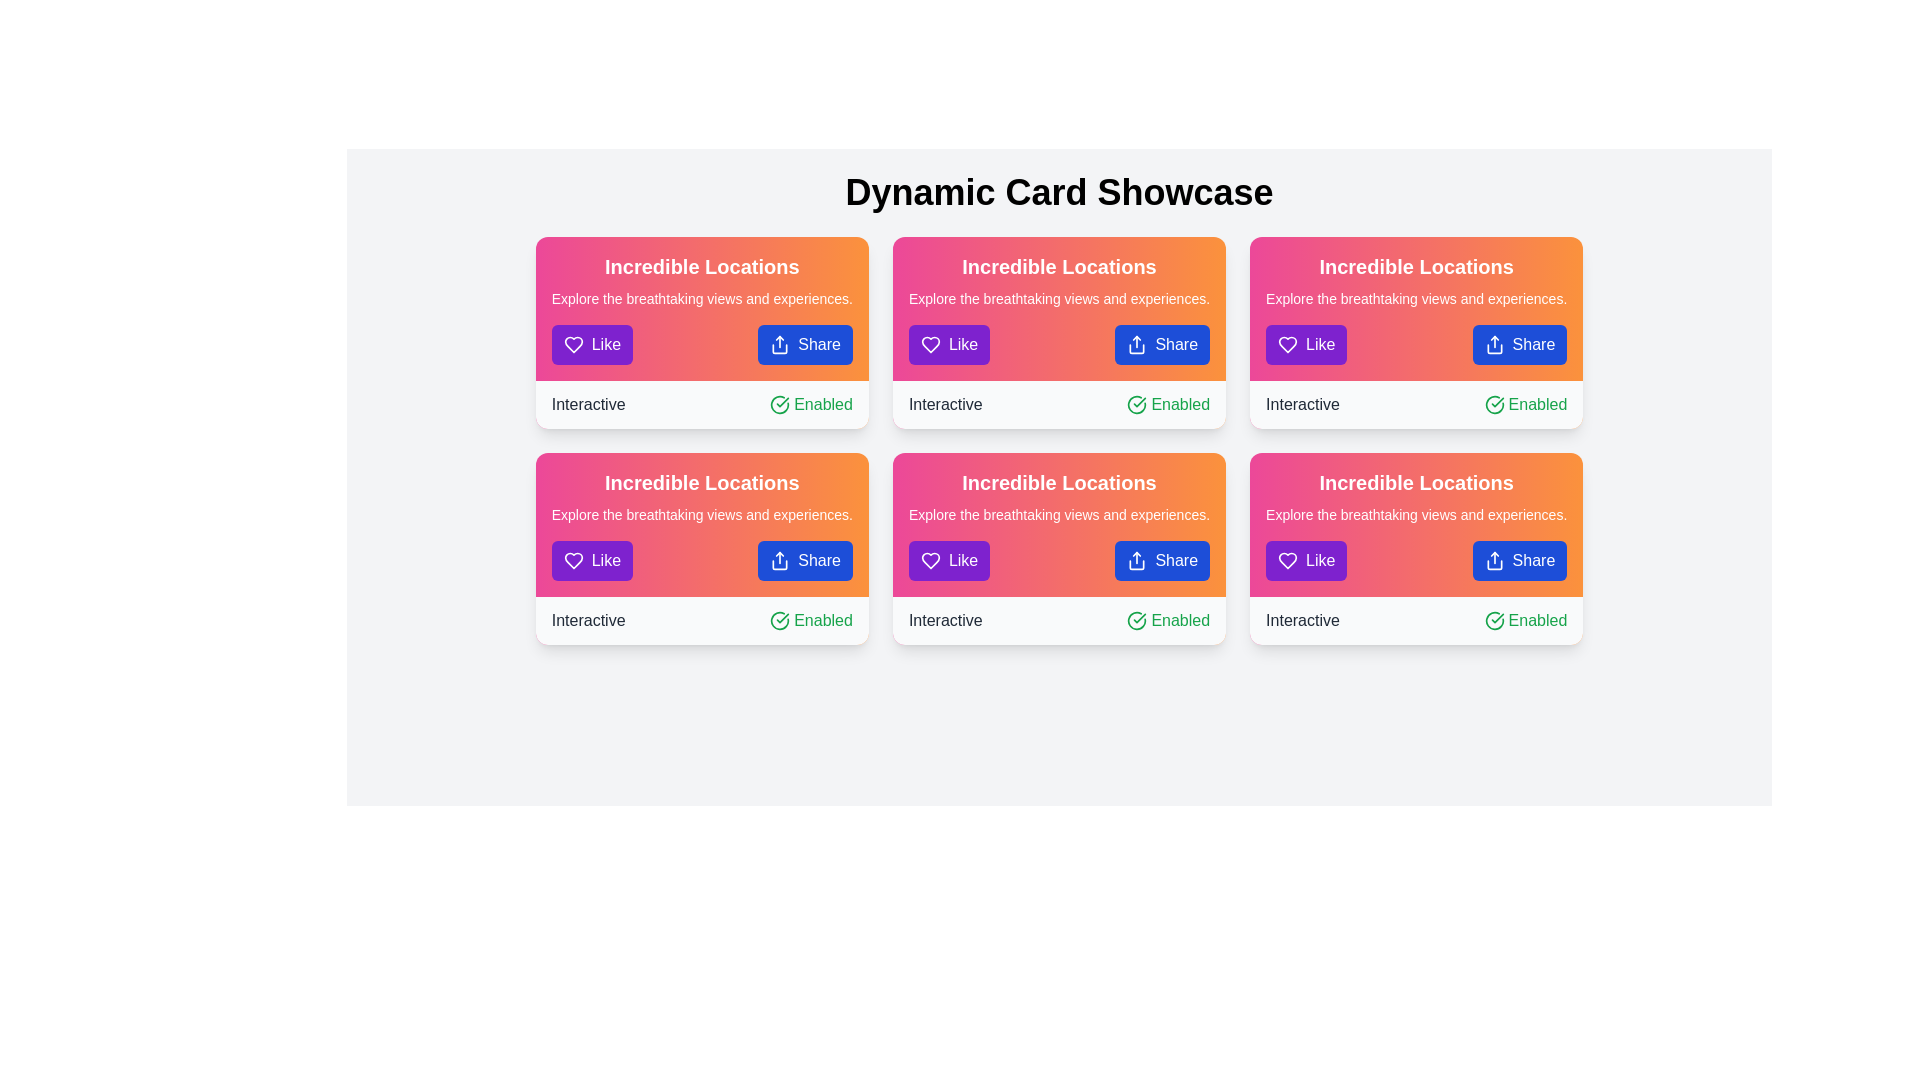 Image resolution: width=1920 pixels, height=1080 pixels. What do you see at coordinates (1168, 405) in the screenshot?
I see `the Status Indicator, which displays 'Enabled' in green with a checkmark icon, located at the bottom-right corner of the card layout` at bounding box center [1168, 405].